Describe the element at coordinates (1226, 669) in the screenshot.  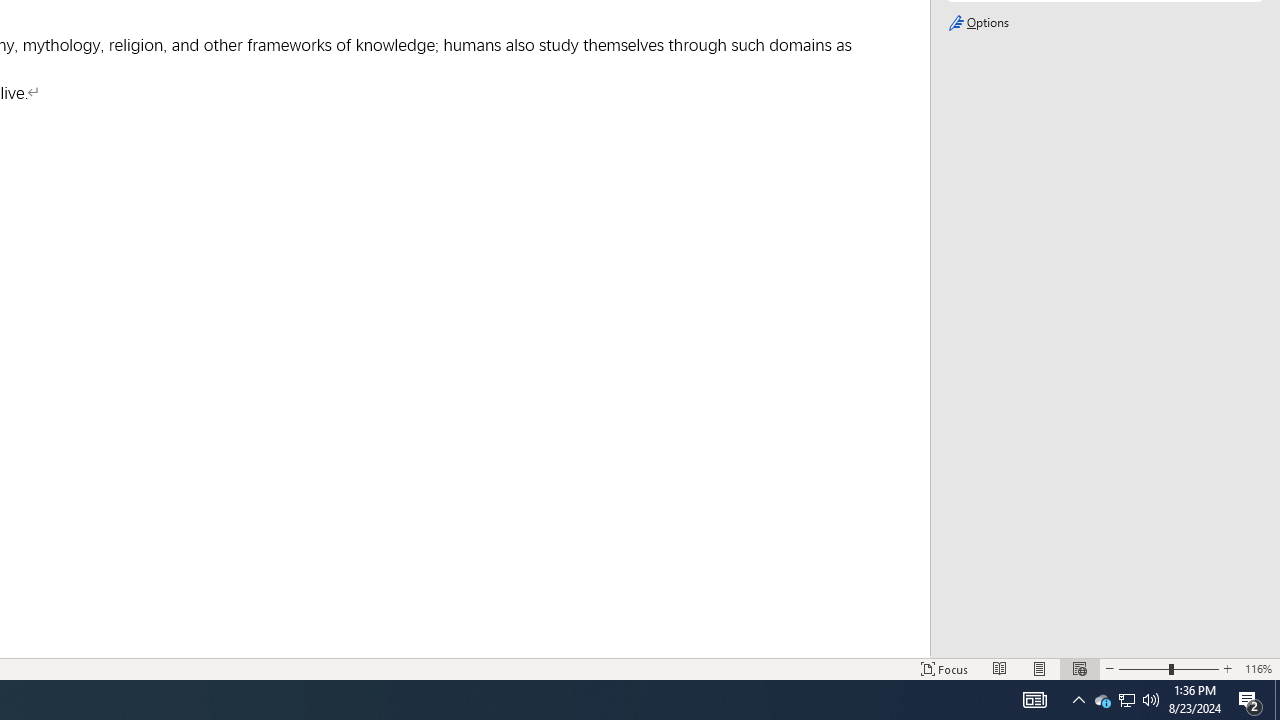
I see `'Zoom In'` at that location.